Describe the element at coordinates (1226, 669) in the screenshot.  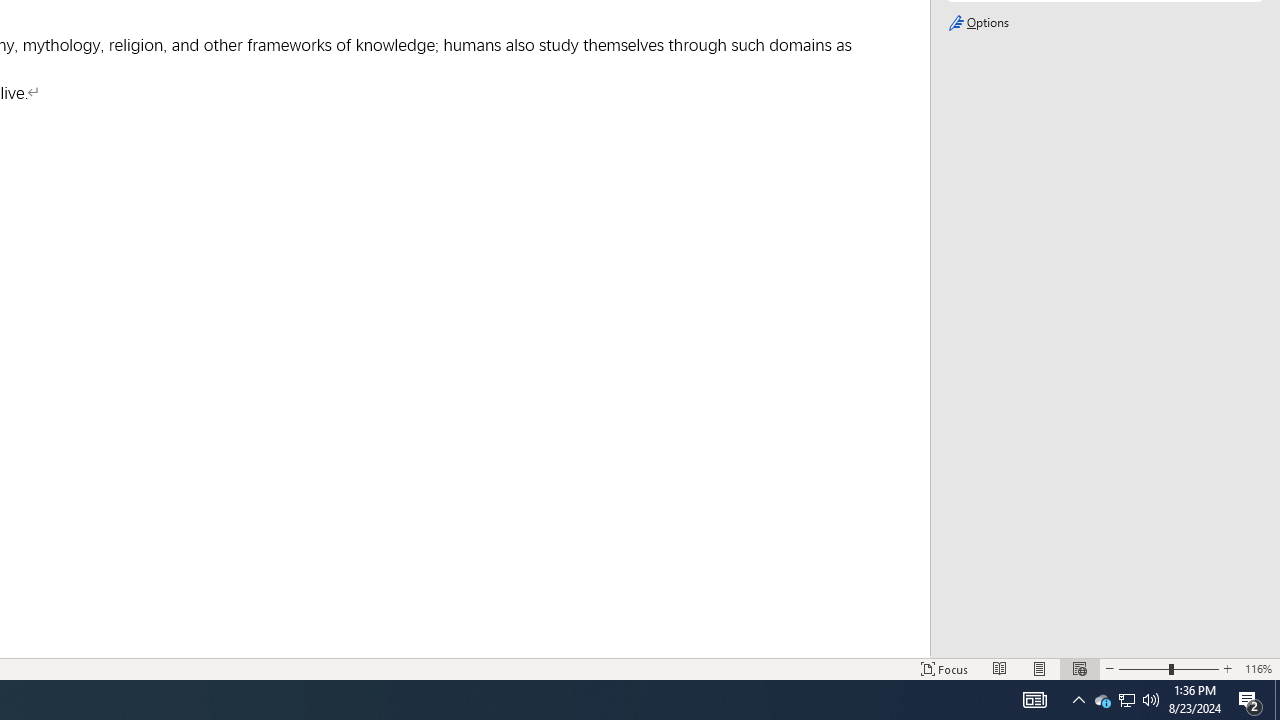
I see `'Zoom In'` at that location.